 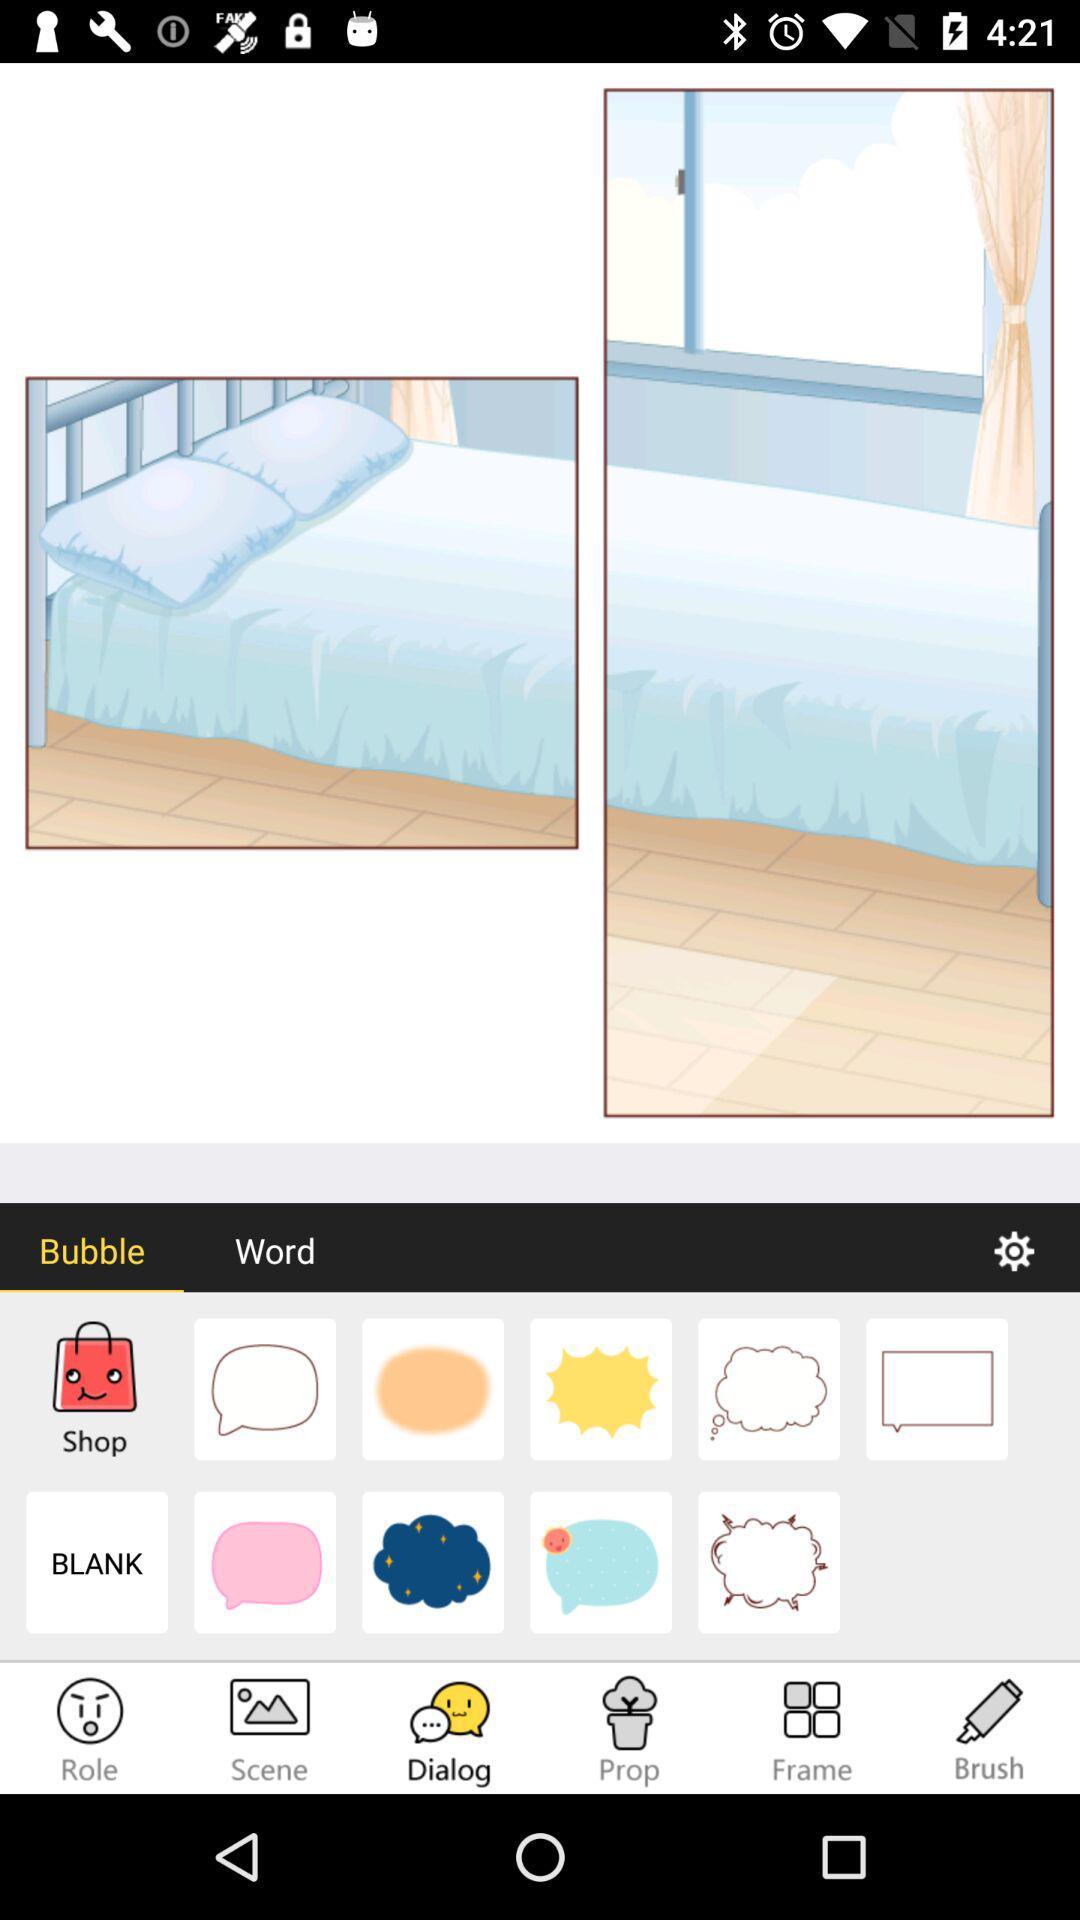 I want to click on 3rd picture at the bottom, so click(x=431, y=1388).